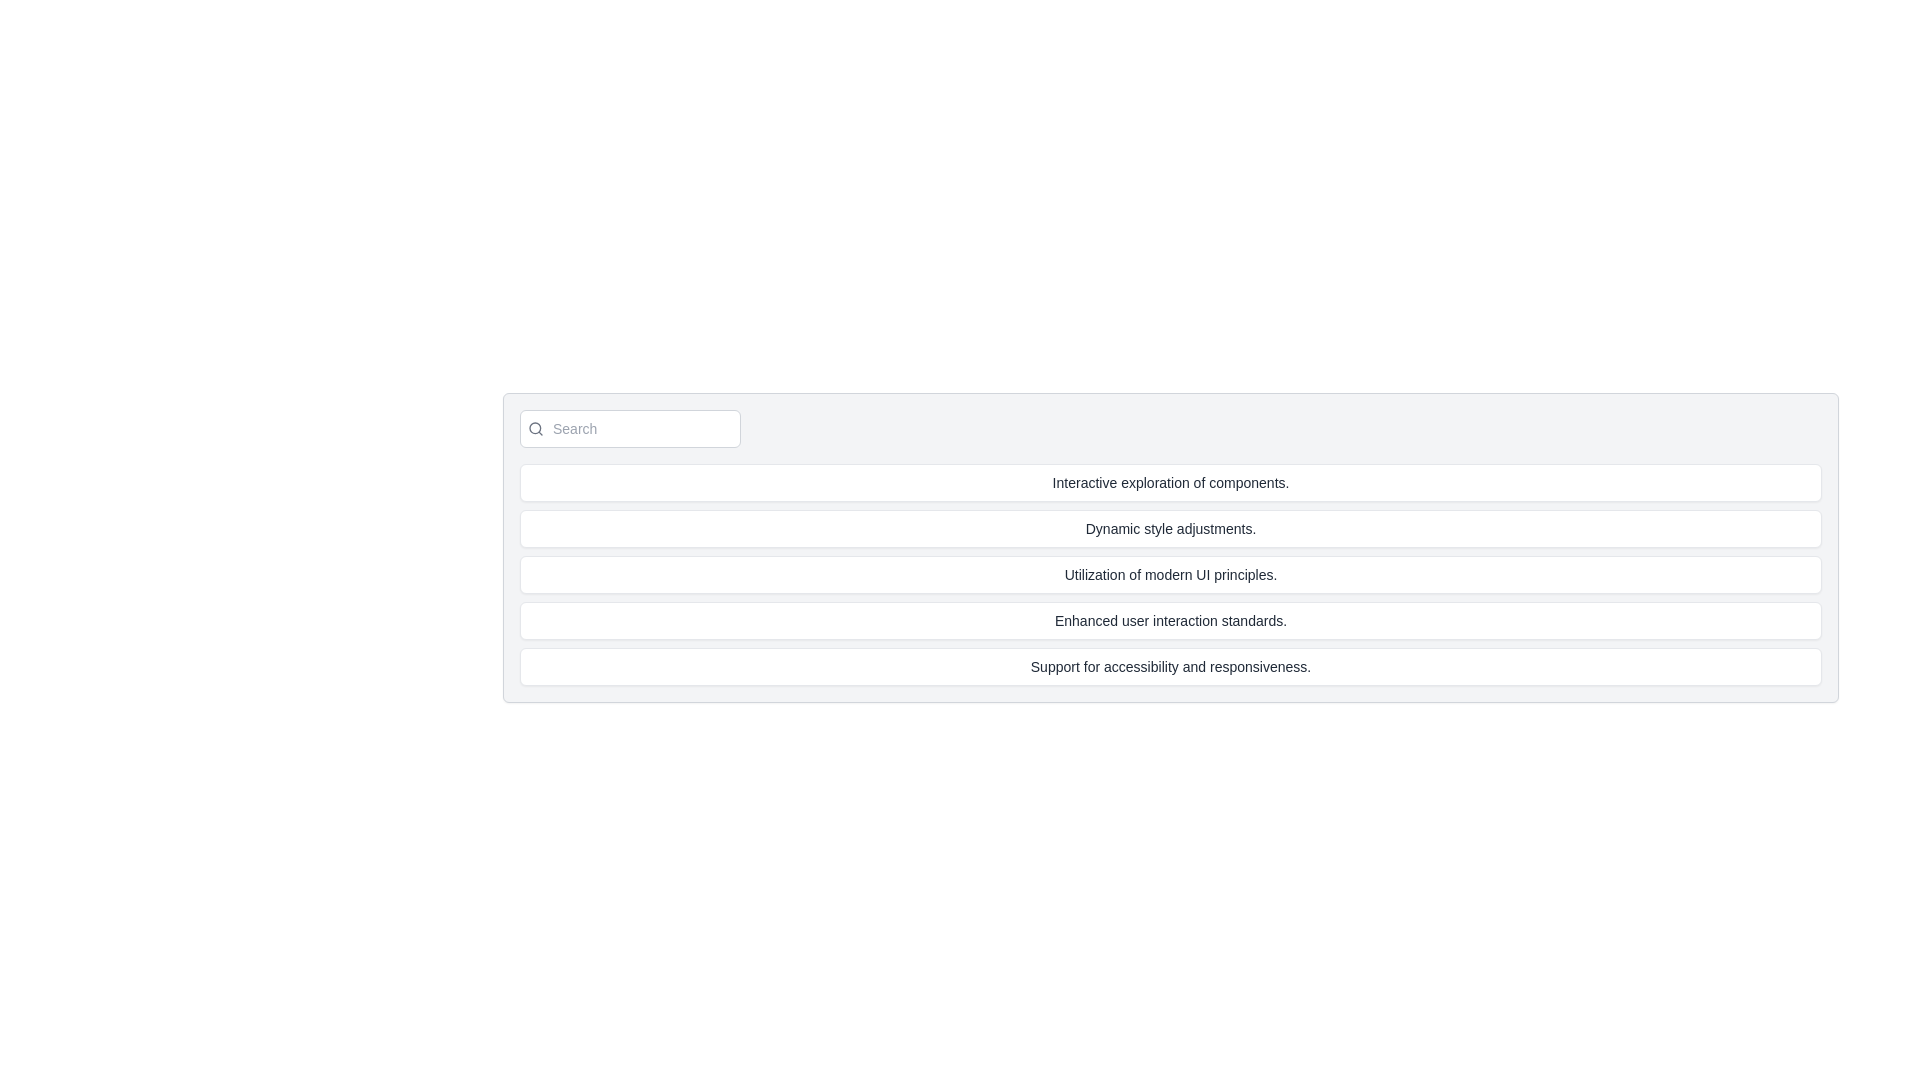 Image resolution: width=1920 pixels, height=1080 pixels. I want to click on the last character of the sentence 'Support for accessibility and responsiveness.' in the bottommost row of the list, so click(1224, 667).